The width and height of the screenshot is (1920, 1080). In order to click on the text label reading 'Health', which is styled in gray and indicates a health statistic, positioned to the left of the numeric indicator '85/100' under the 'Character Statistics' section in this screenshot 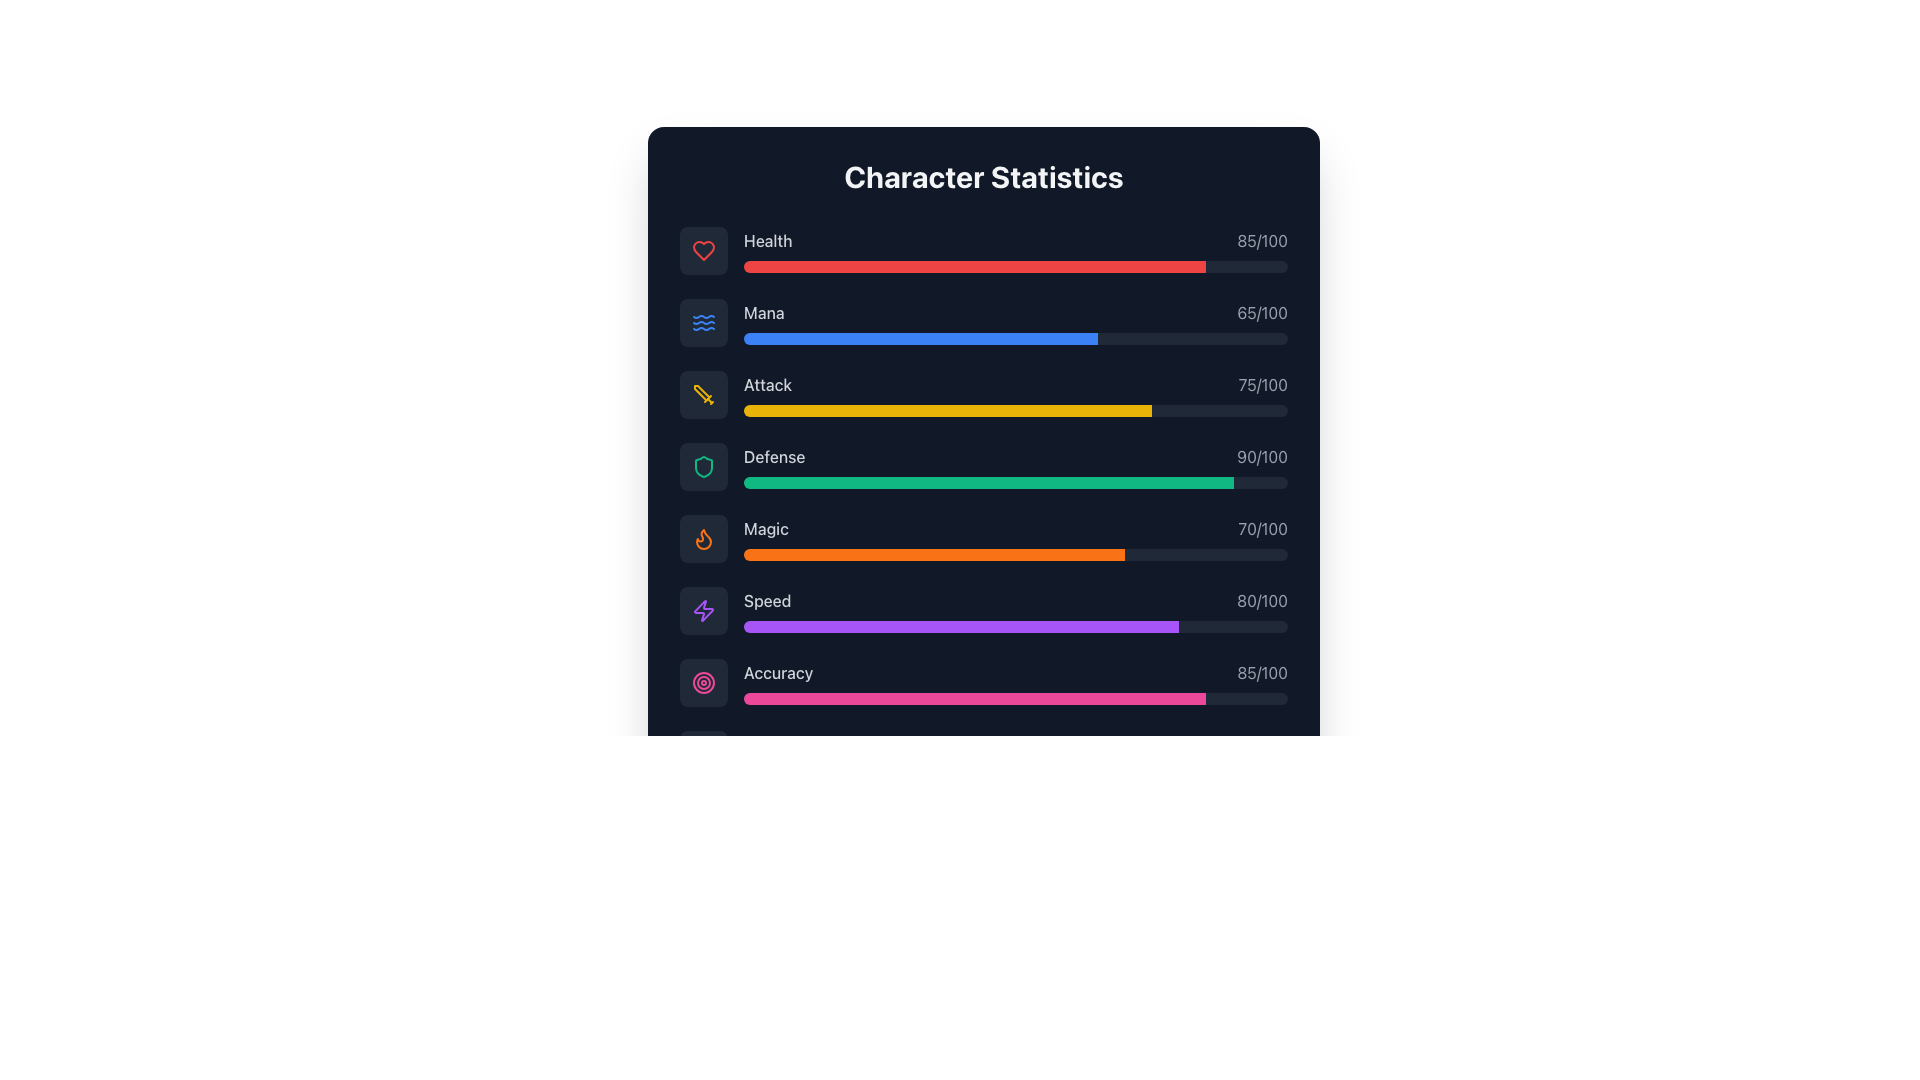, I will do `click(767, 239)`.